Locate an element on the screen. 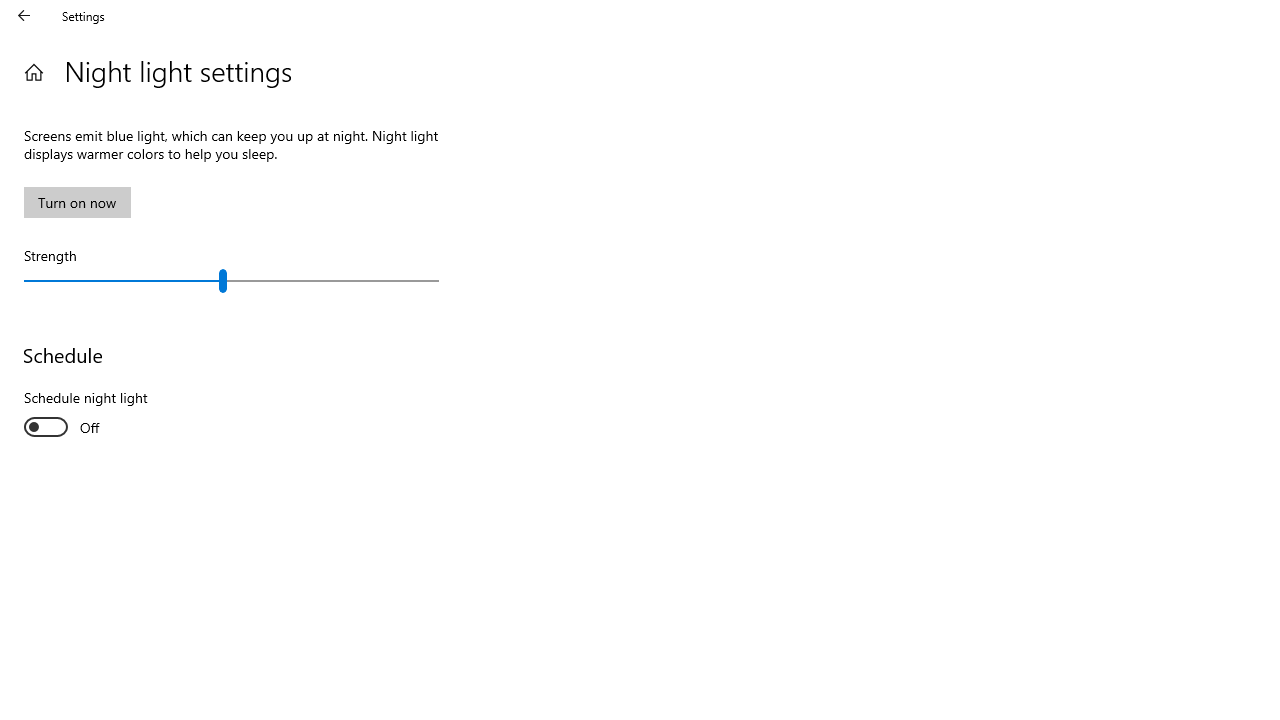 The height and width of the screenshot is (720, 1280). 'Home' is located at coordinates (33, 71).